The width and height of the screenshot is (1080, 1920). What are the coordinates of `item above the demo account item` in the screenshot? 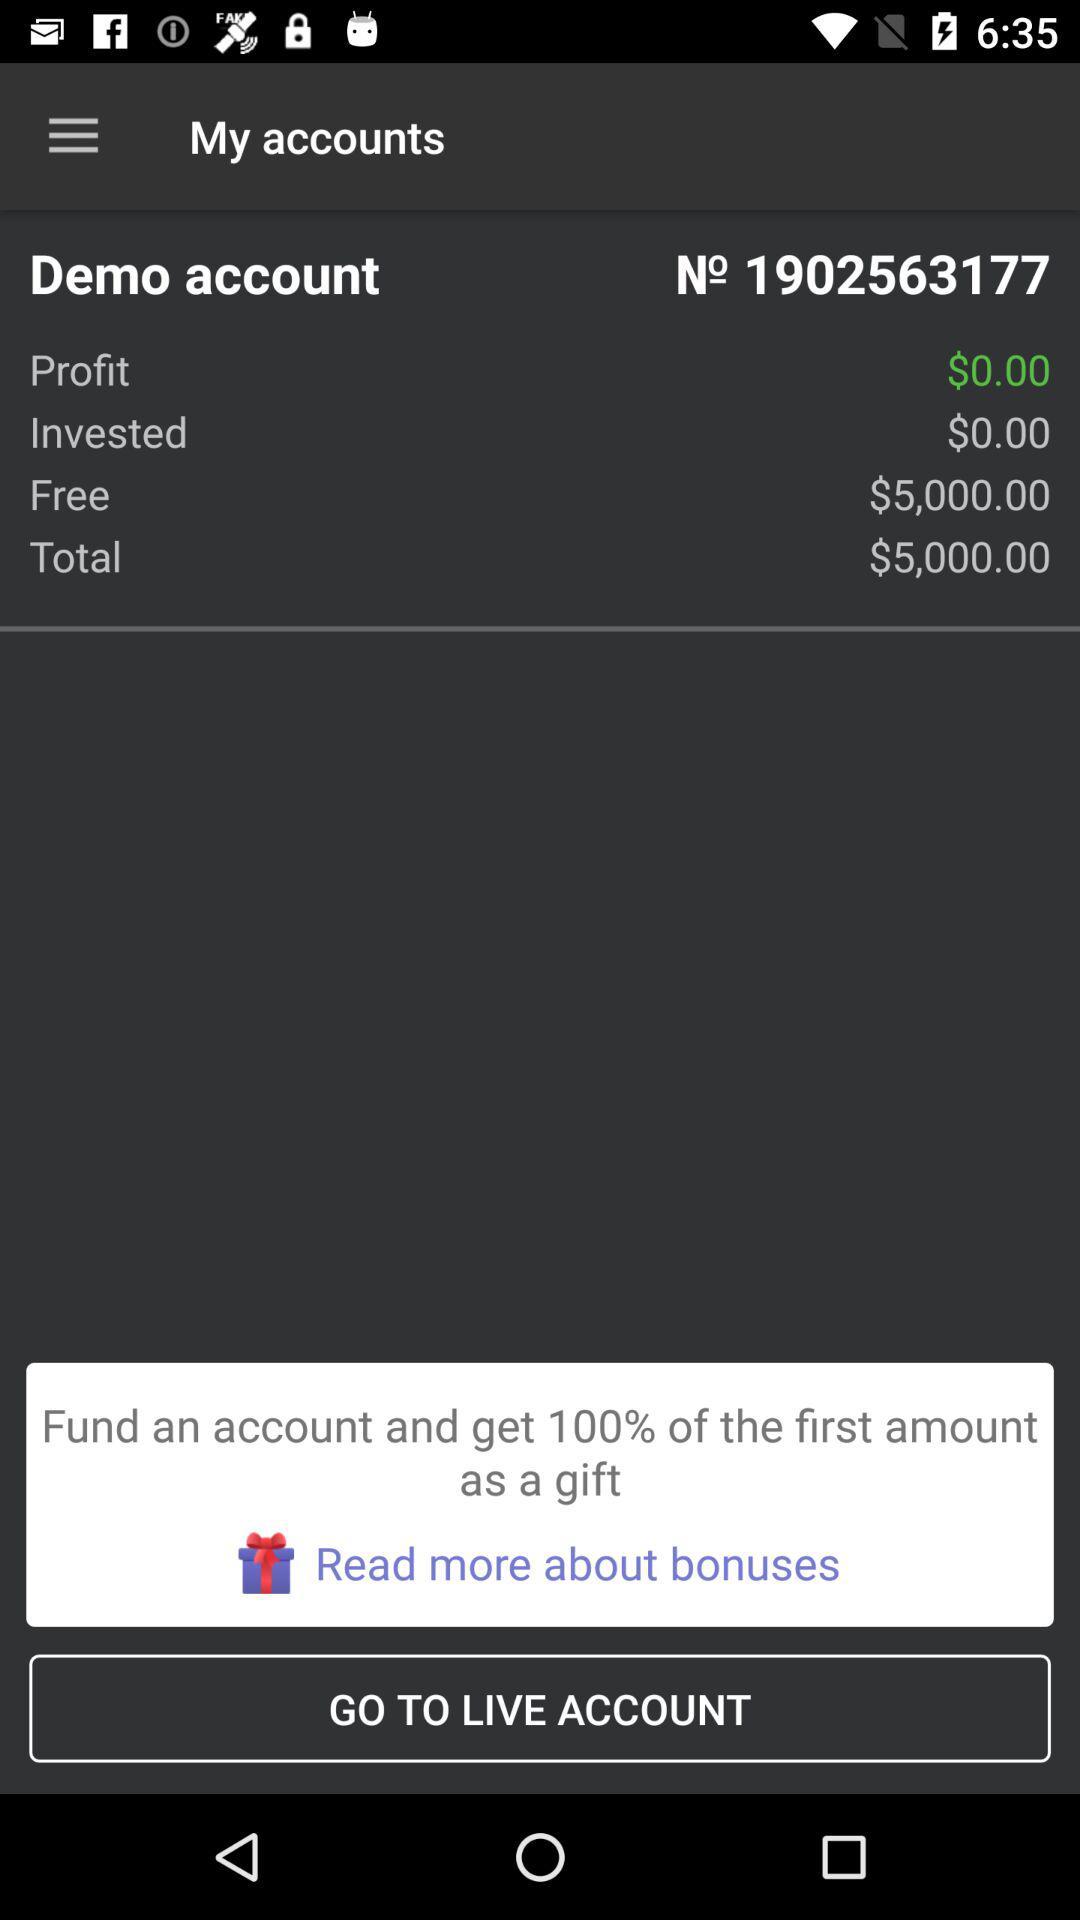 It's located at (72, 135).